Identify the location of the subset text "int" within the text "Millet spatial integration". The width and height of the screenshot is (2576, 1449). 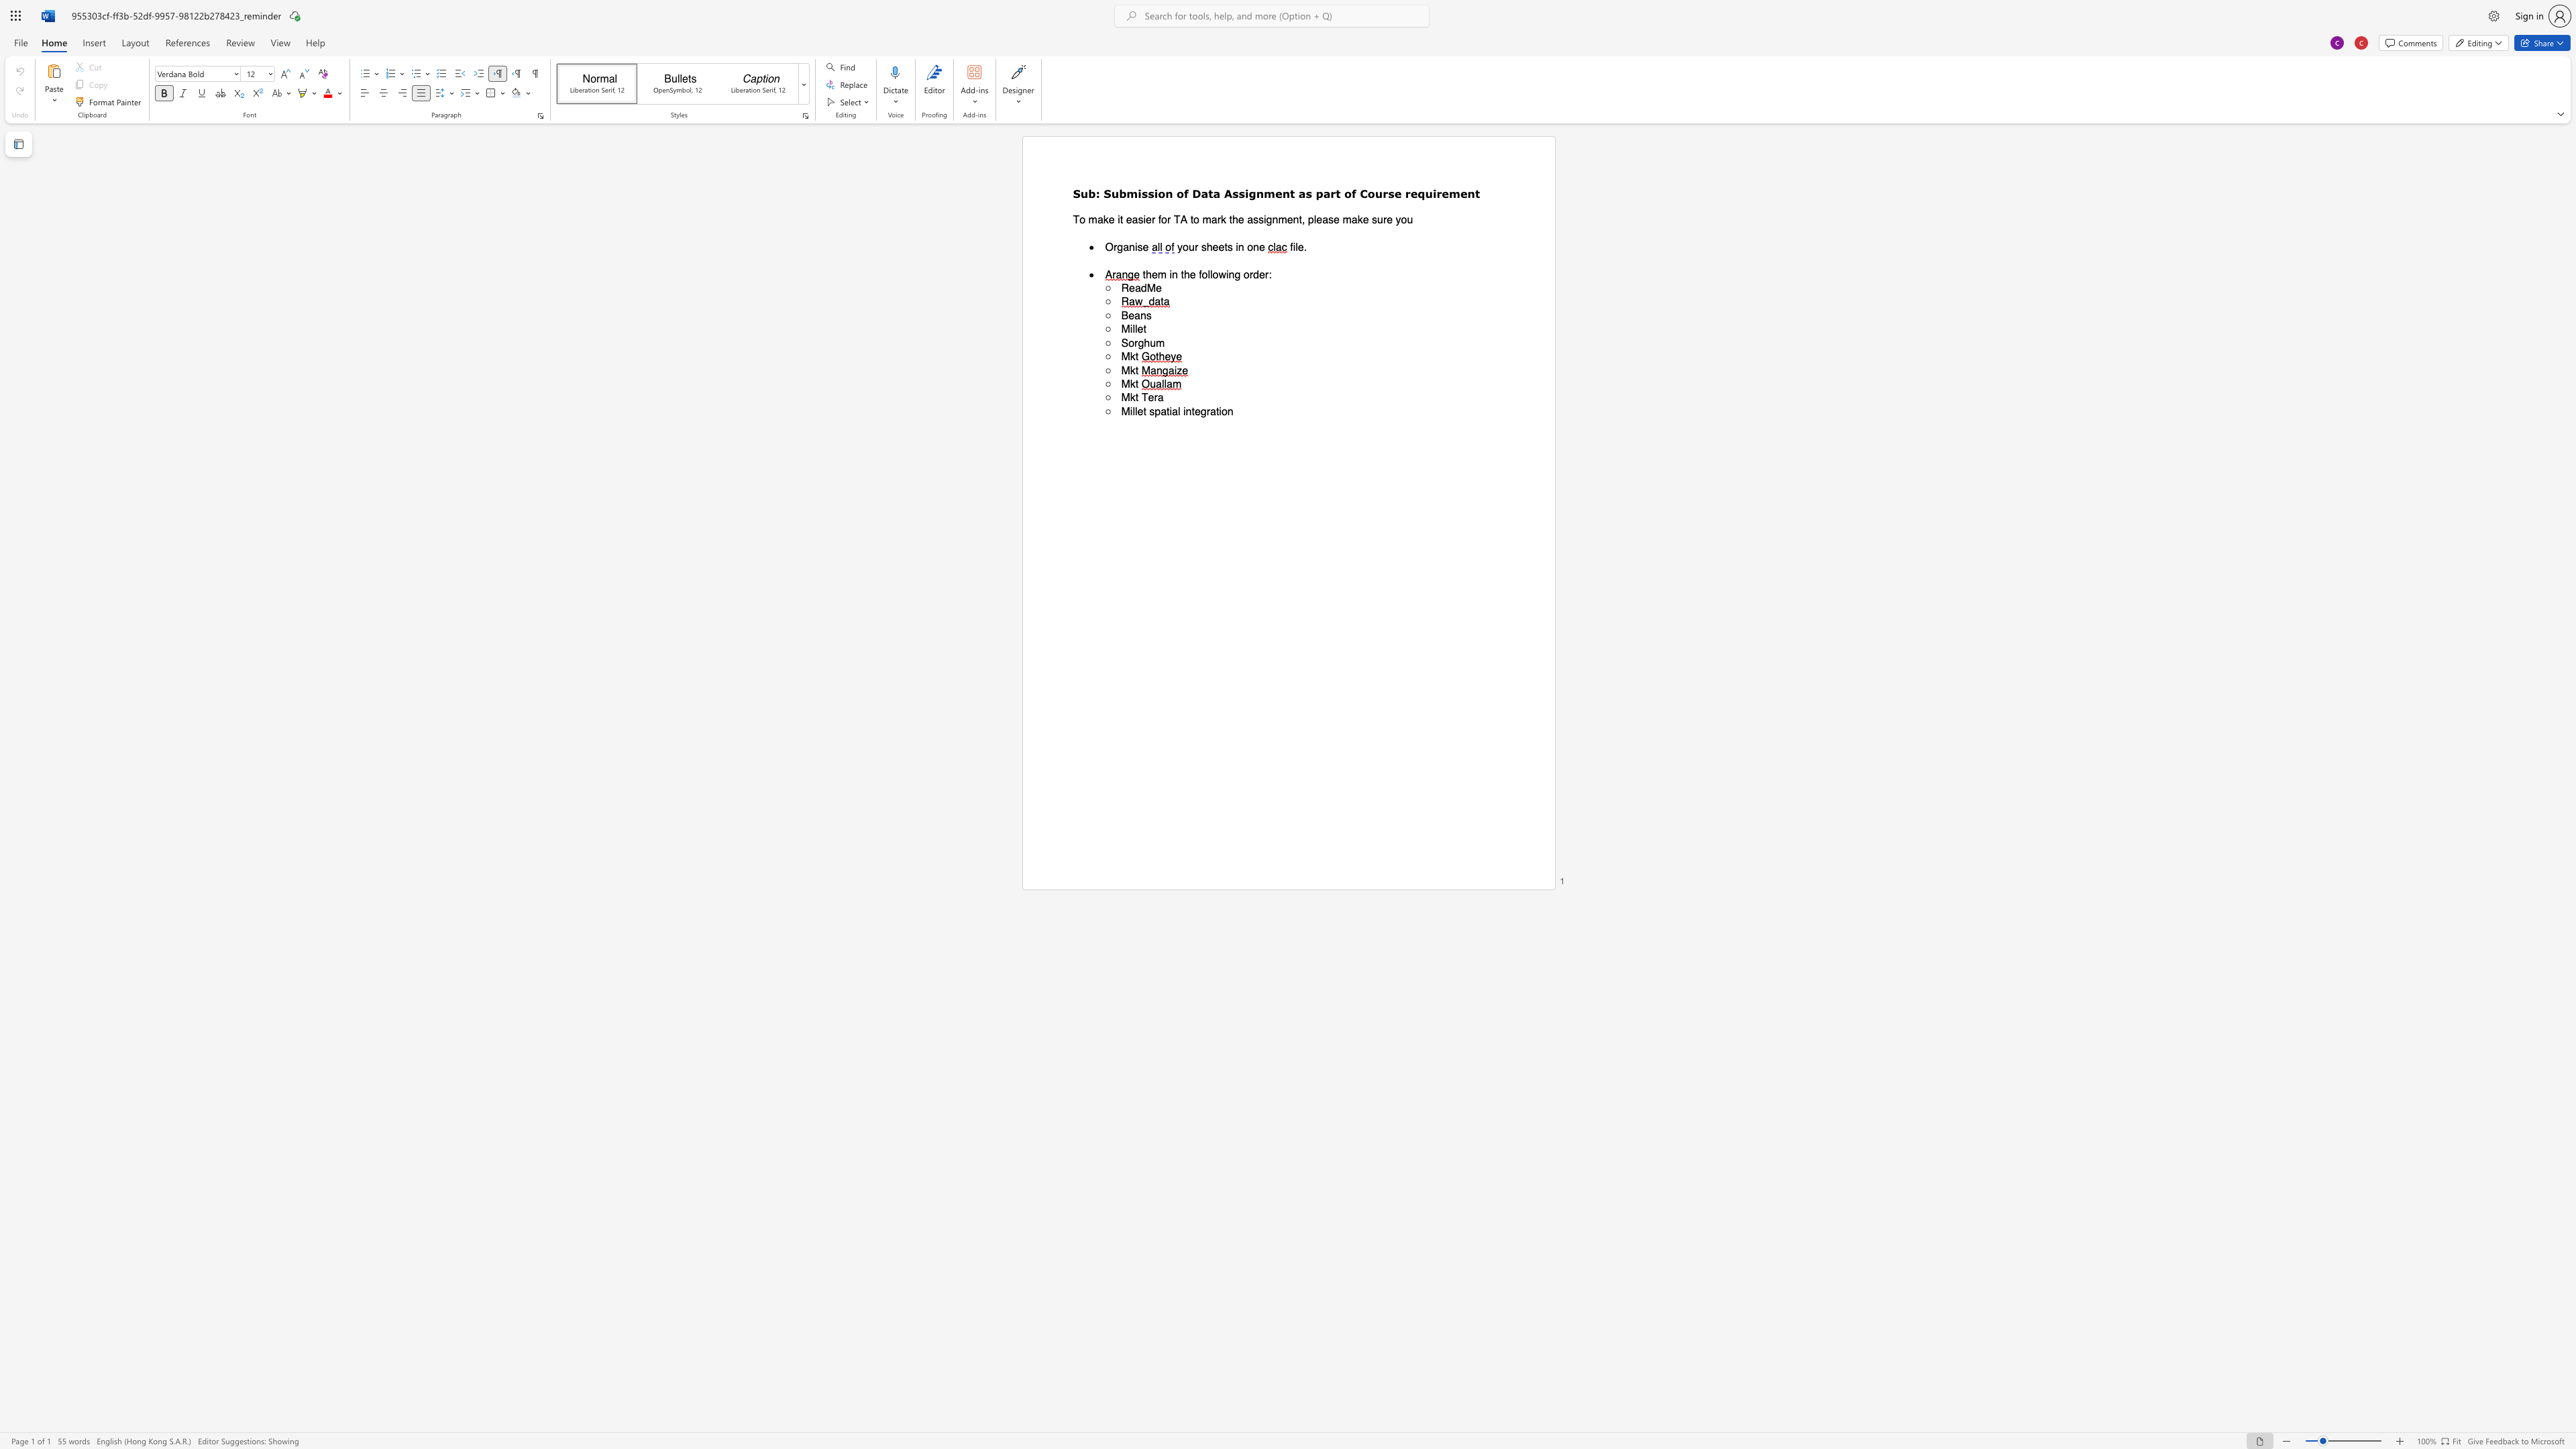
(1183, 410).